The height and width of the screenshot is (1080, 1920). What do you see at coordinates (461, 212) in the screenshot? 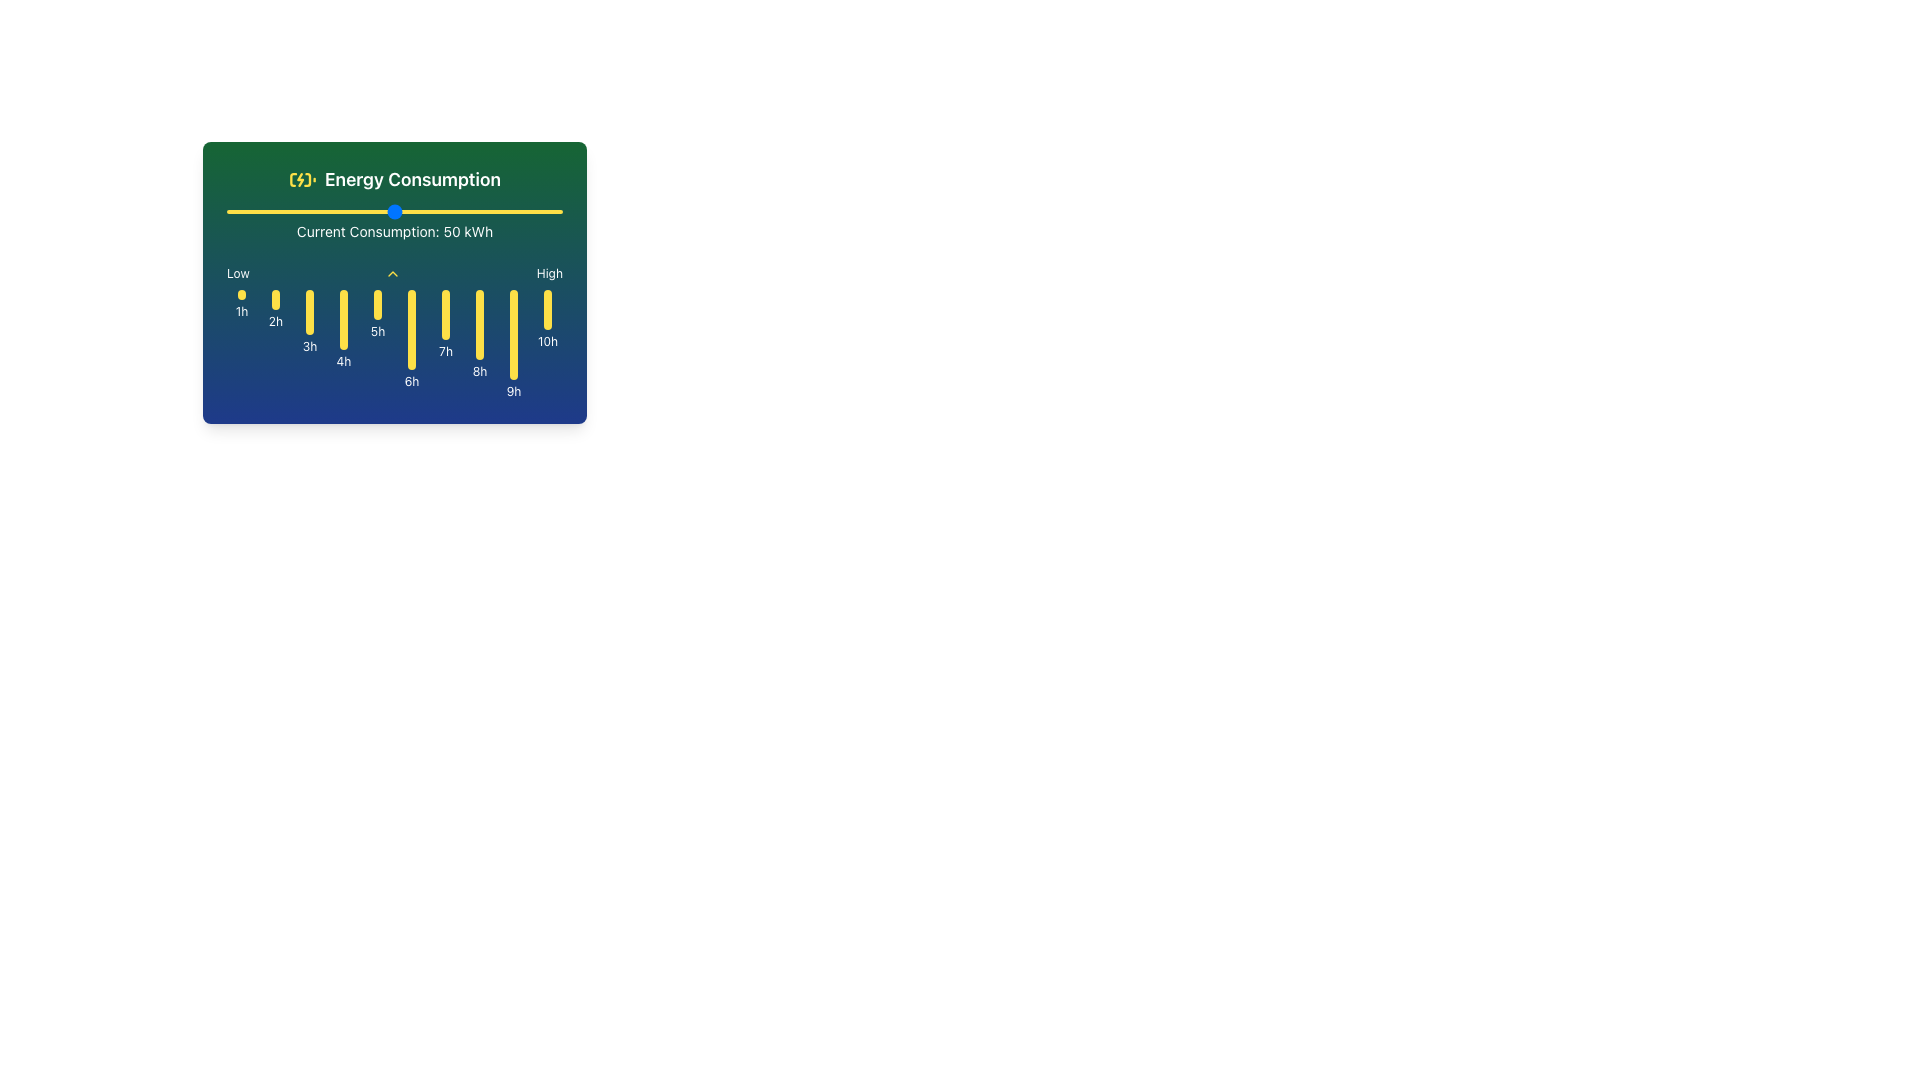
I see `current consumption` at bounding box center [461, 212].